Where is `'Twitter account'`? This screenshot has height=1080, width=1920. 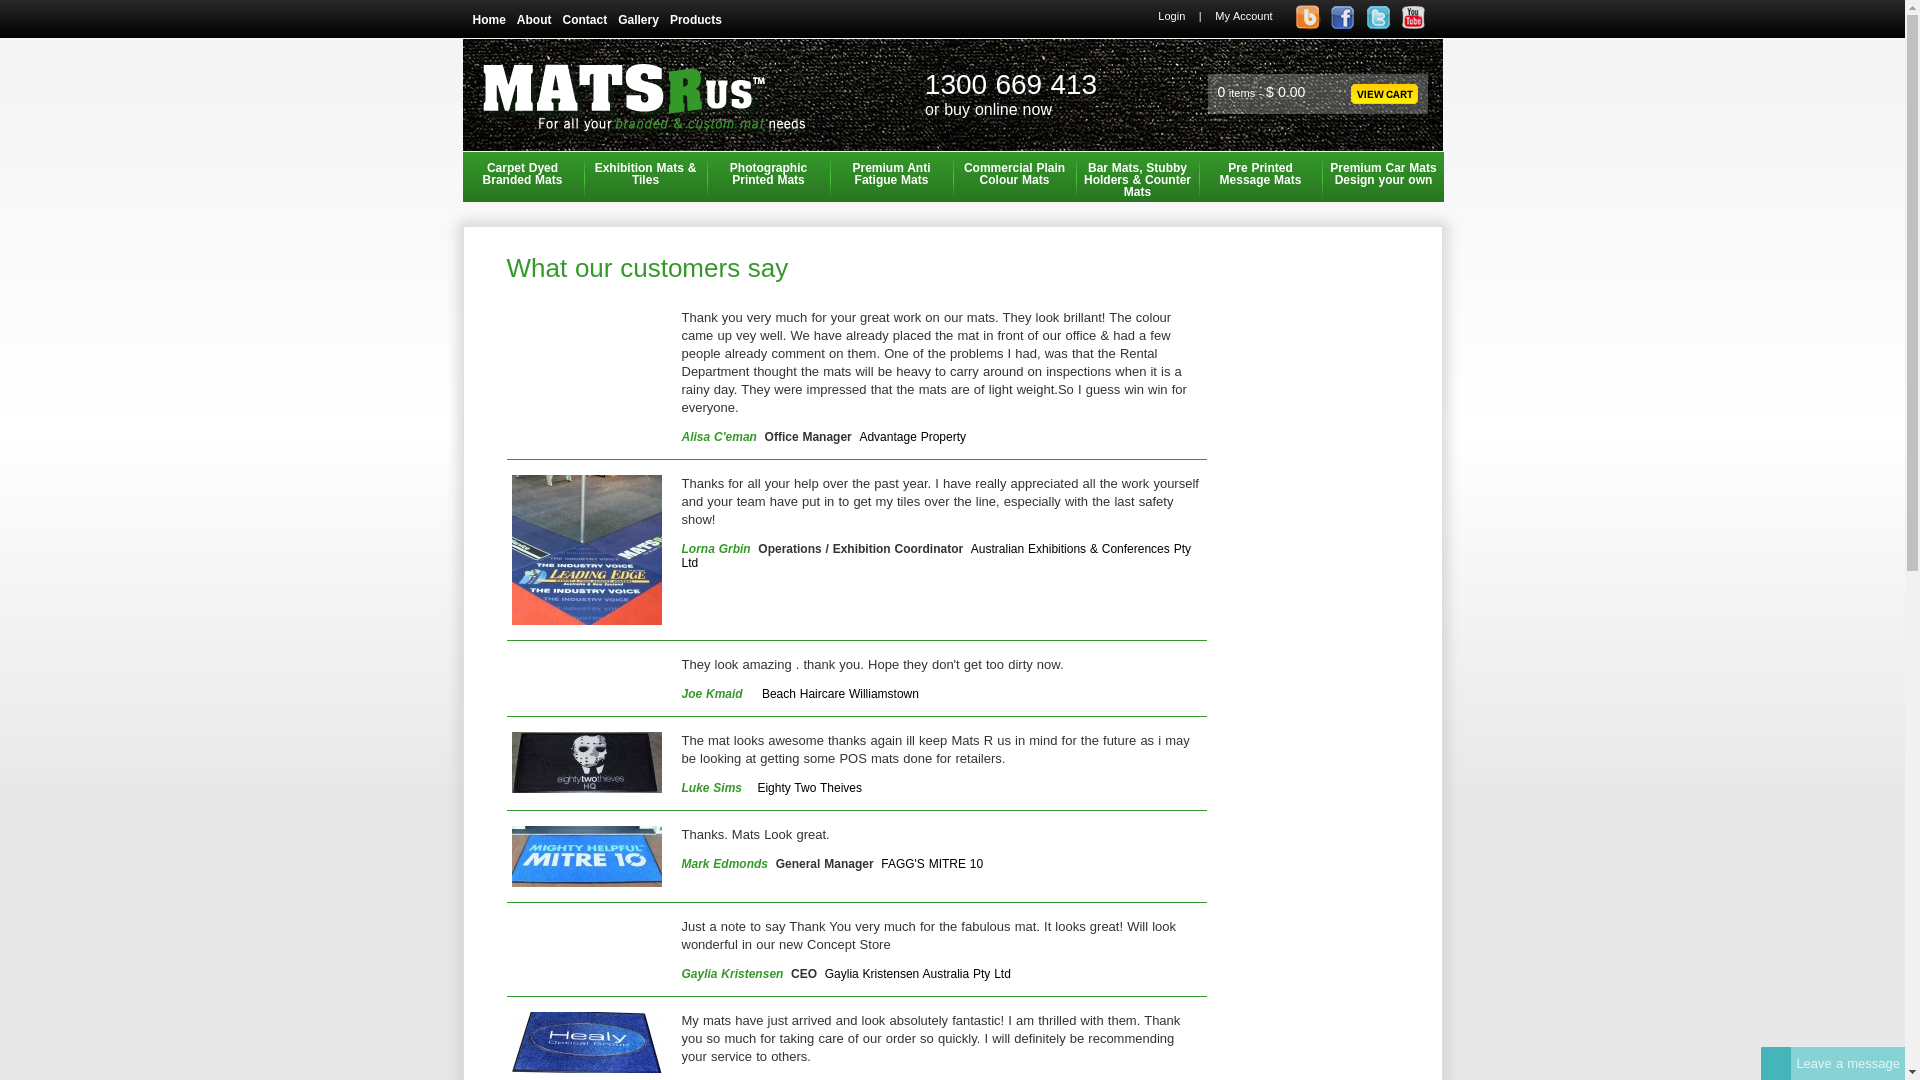 'Twitter account' is located at coordinates (1376, 26).